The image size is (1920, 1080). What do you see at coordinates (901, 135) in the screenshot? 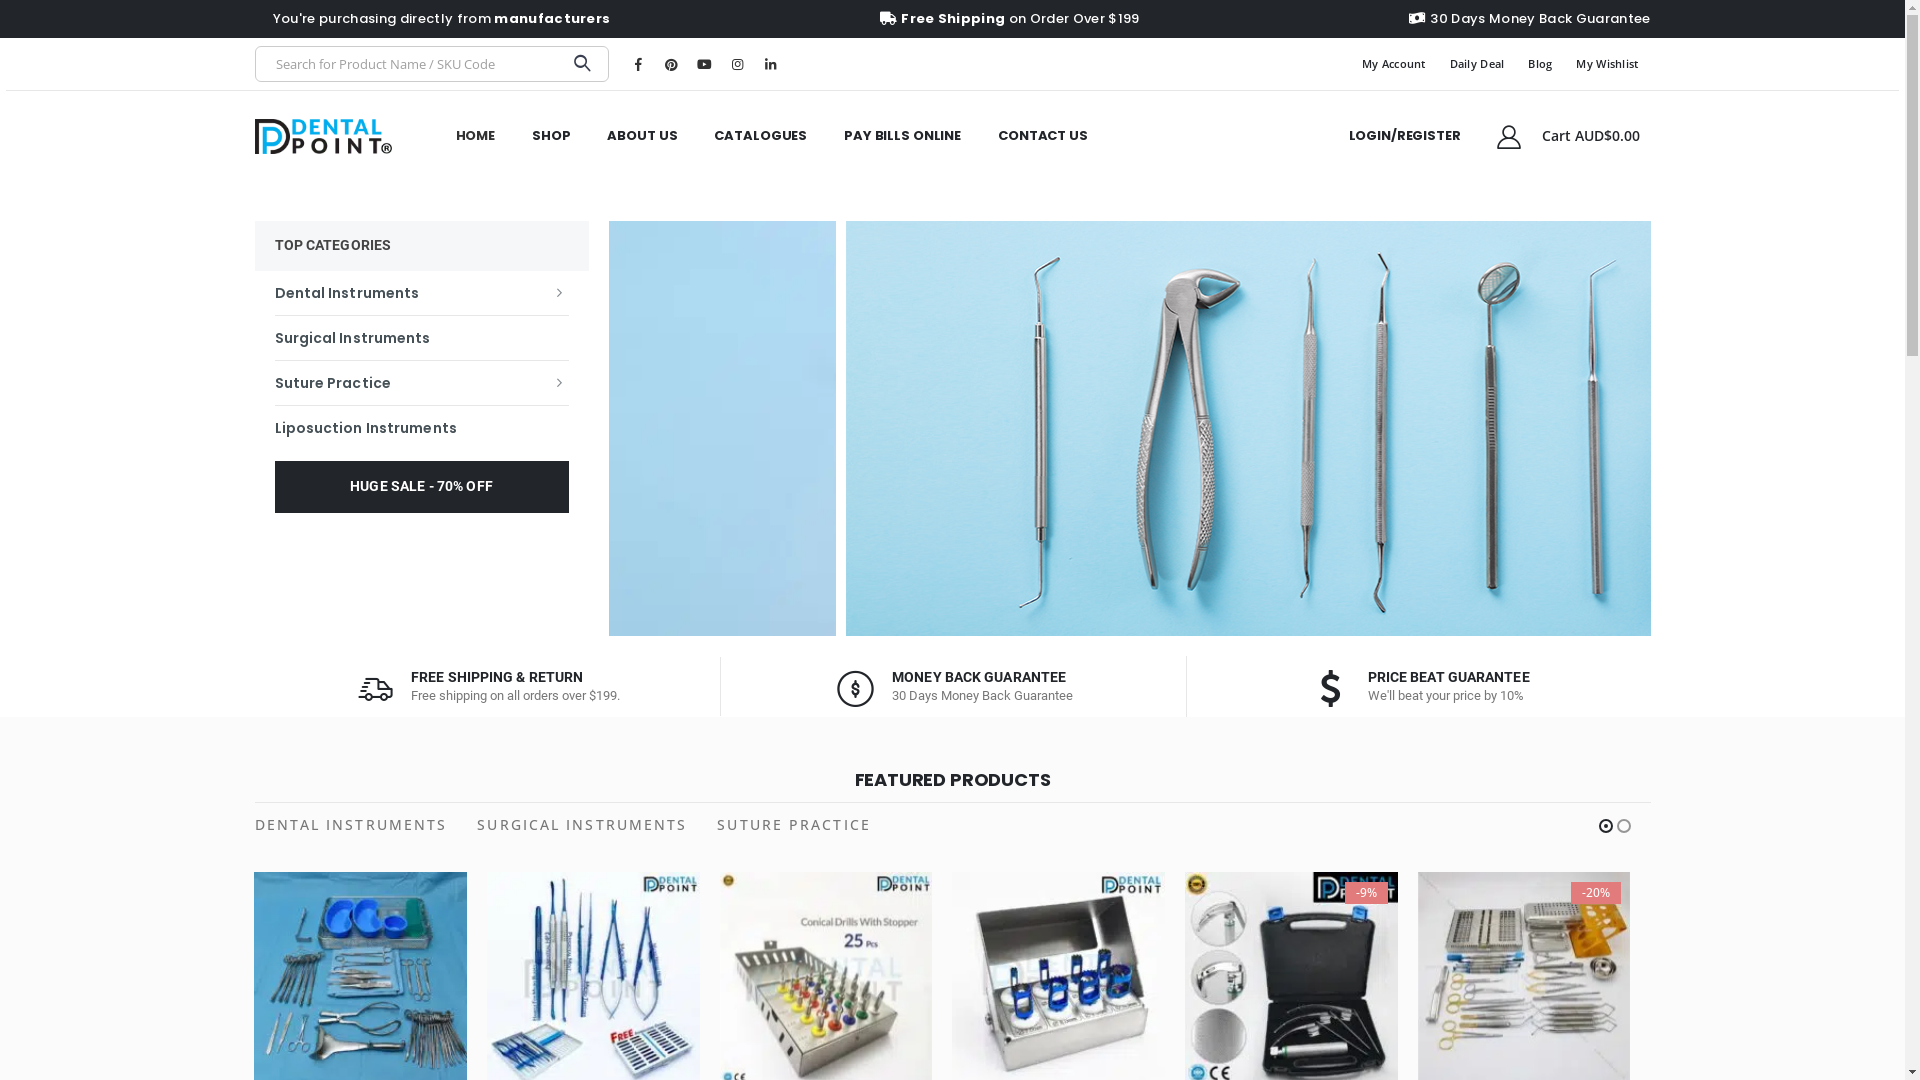
I see `'PAY BILLS ONLINE'` at bounding box center [901, 135].